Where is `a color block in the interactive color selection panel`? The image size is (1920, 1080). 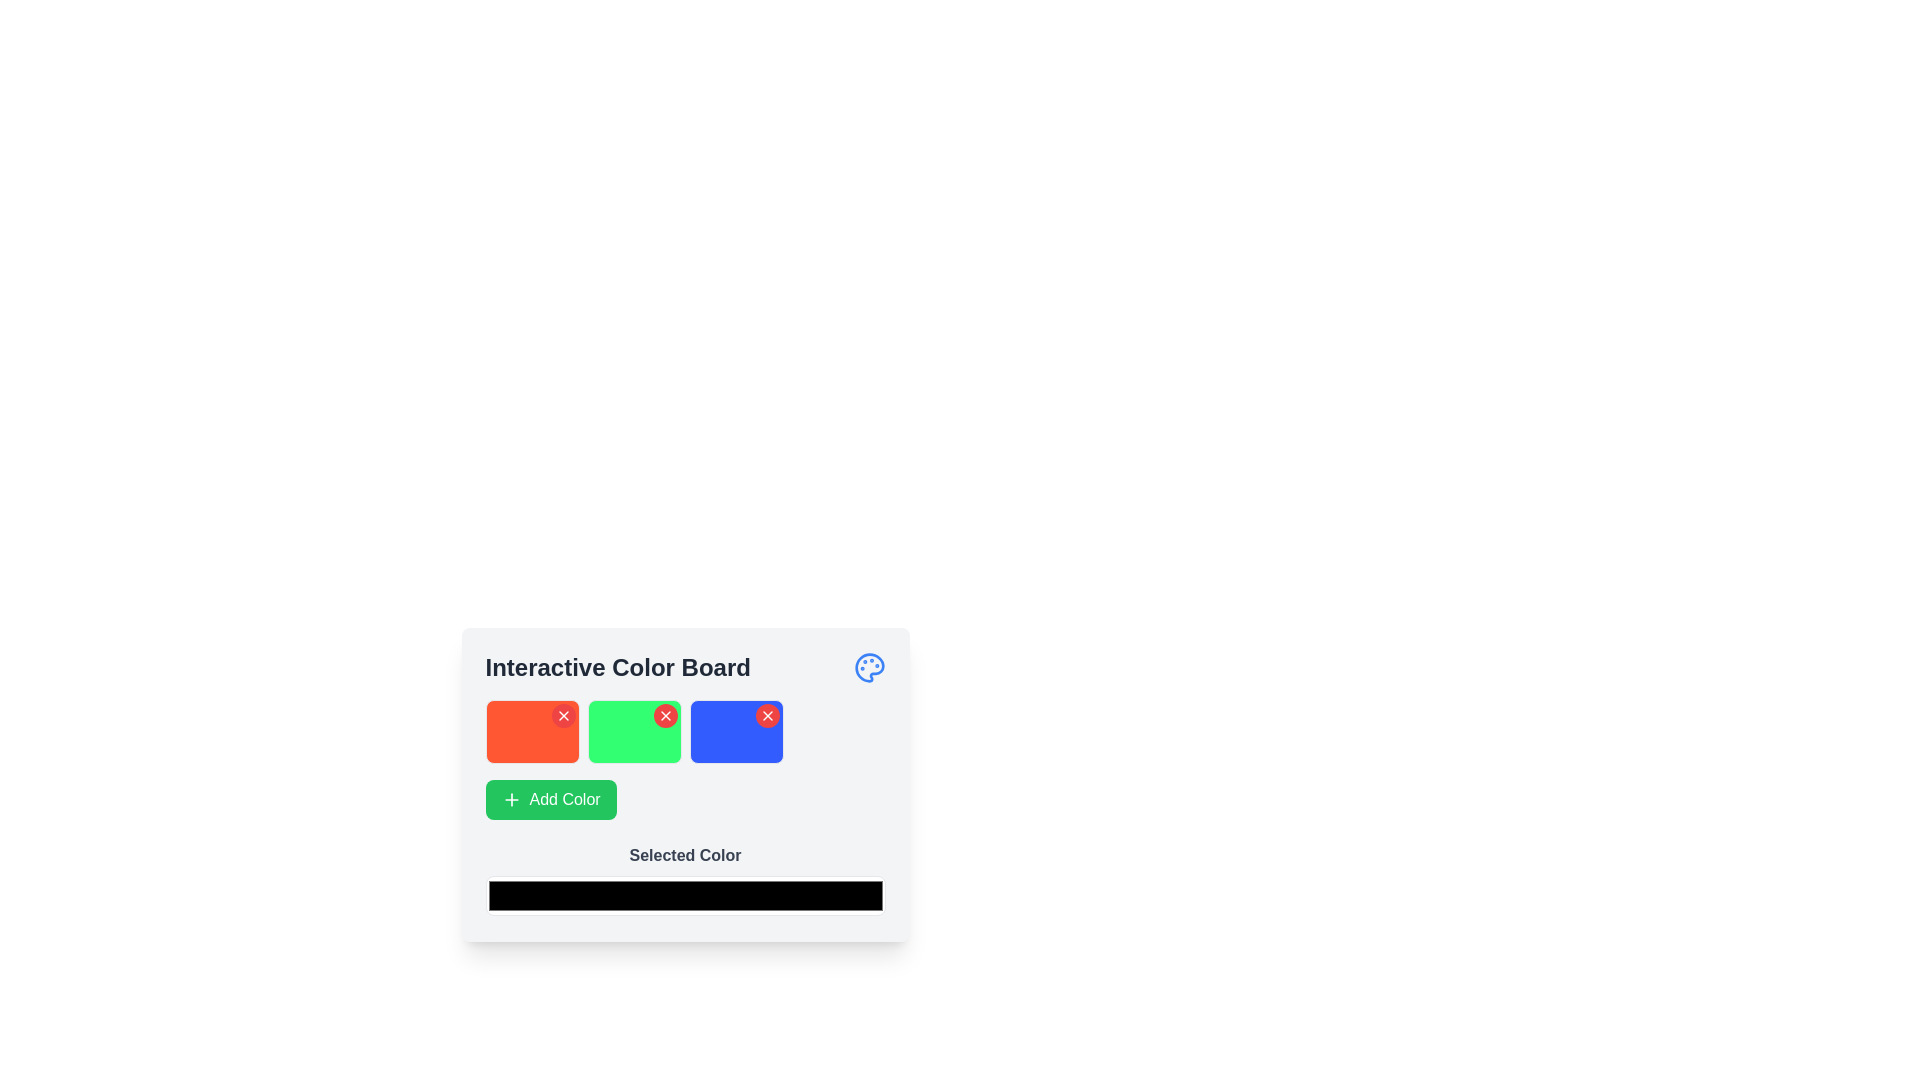
a color block in the interactive color selection panel is located at coordinates (685, 806).